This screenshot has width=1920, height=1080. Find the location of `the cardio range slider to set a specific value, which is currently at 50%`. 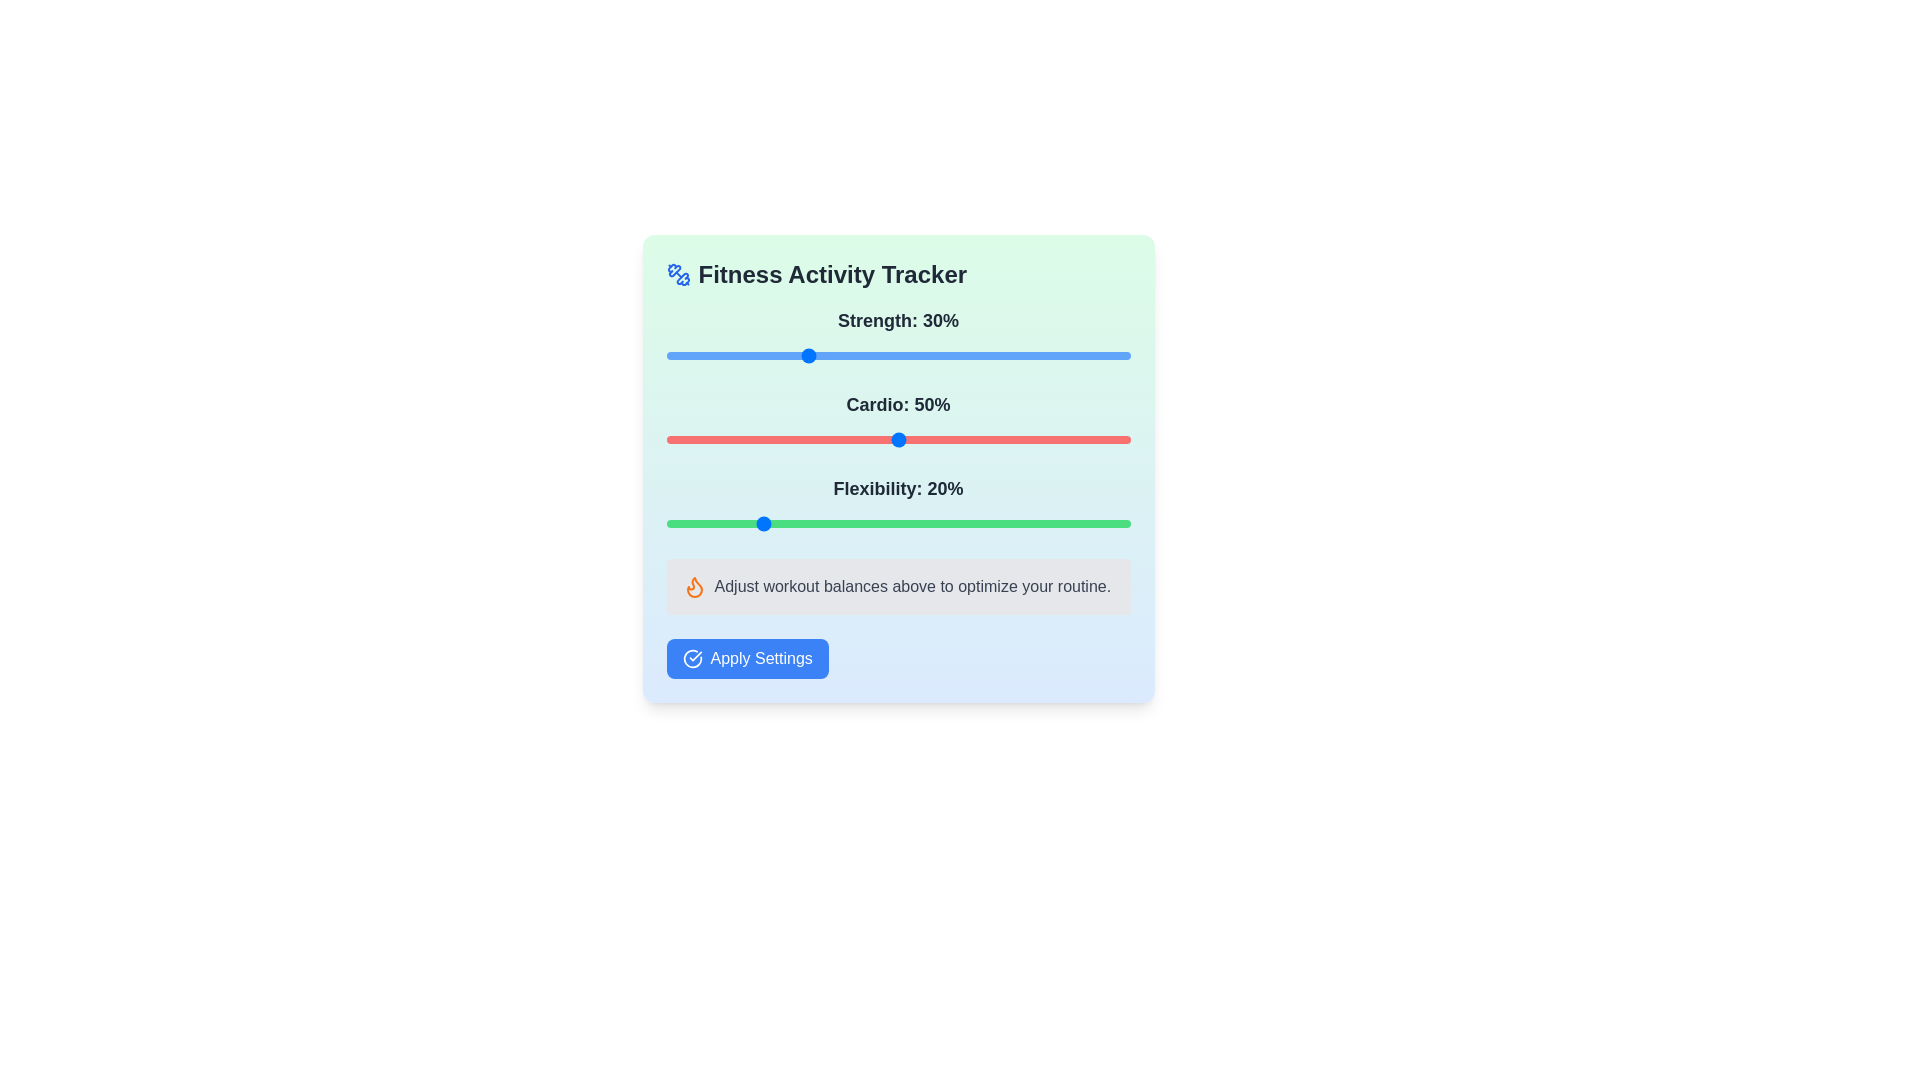

the cardio range slider to set a specific value, which is currently at 50% is located at coordinates (897, 438).